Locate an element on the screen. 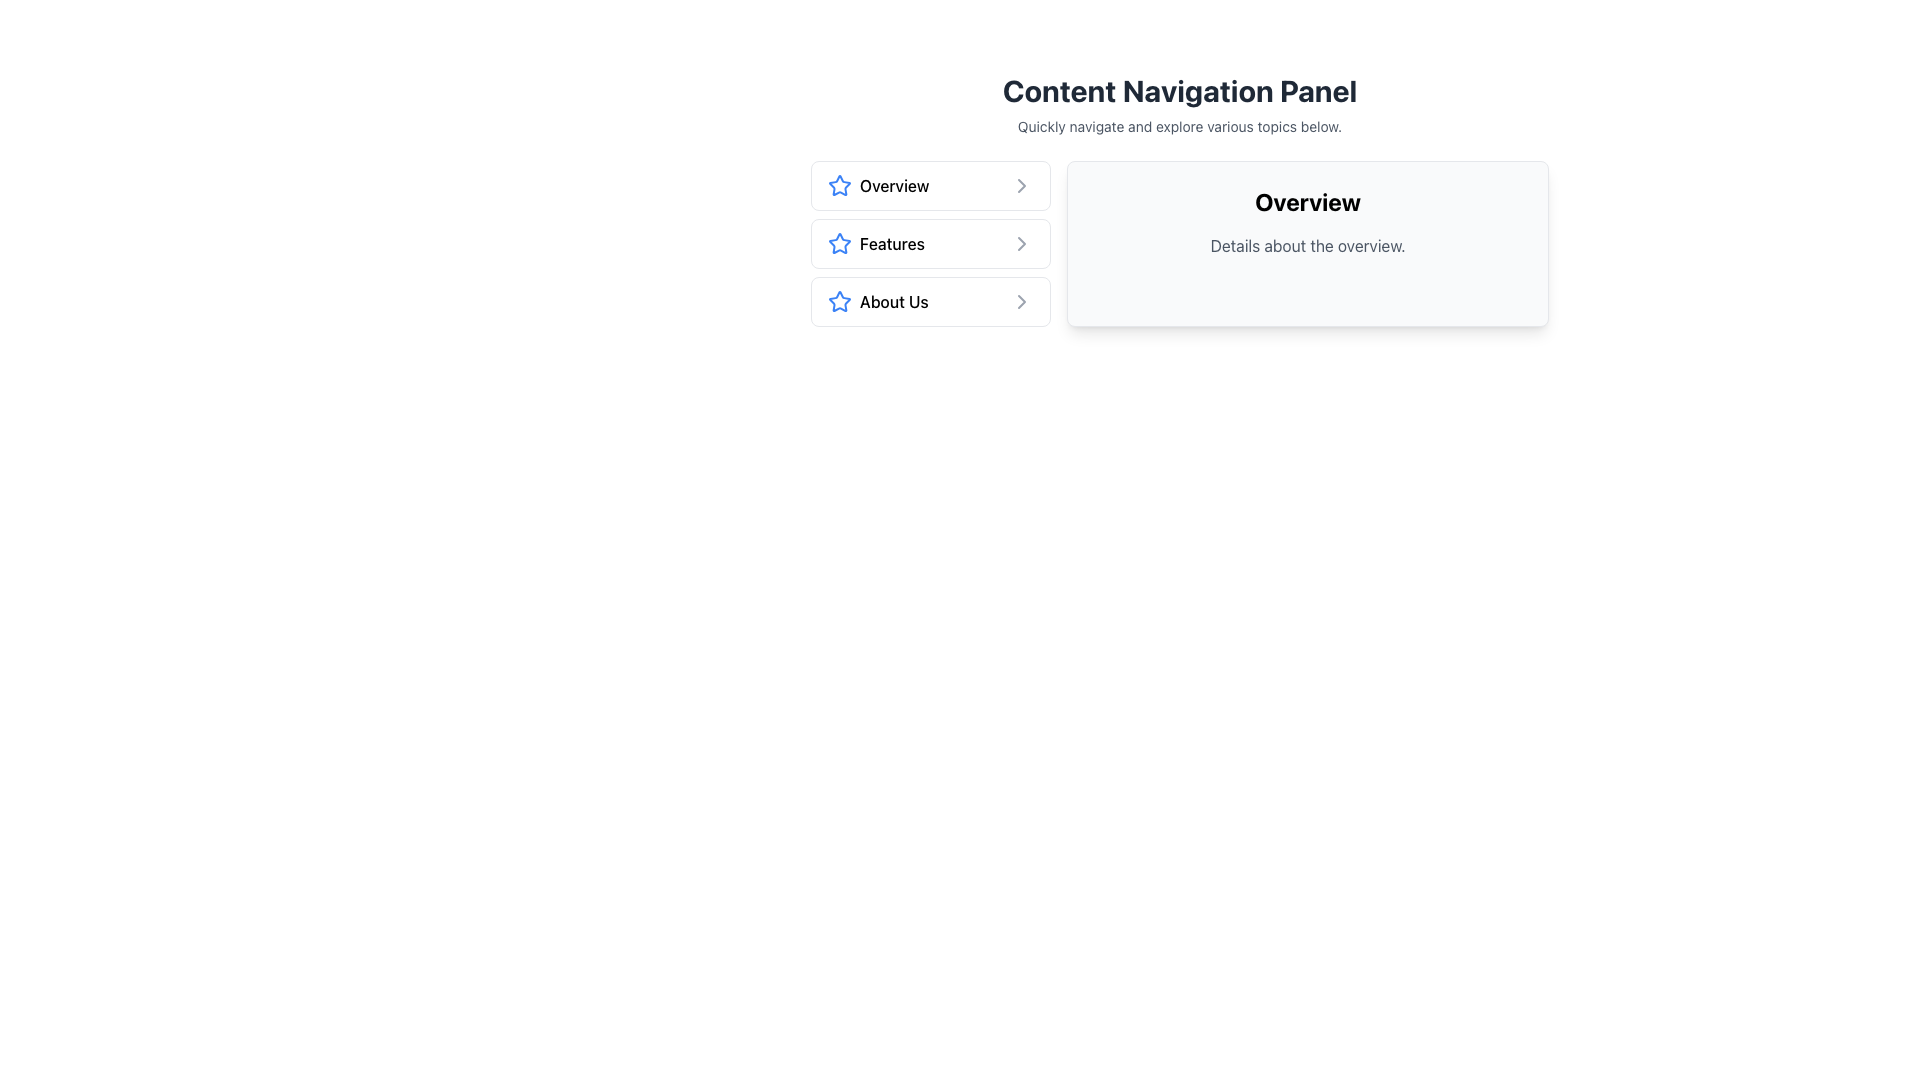  the chevron icon located at the far right of the Overview section in the content navigation panel to indicate navigability or expansion is located at coordinates (1022, 185).